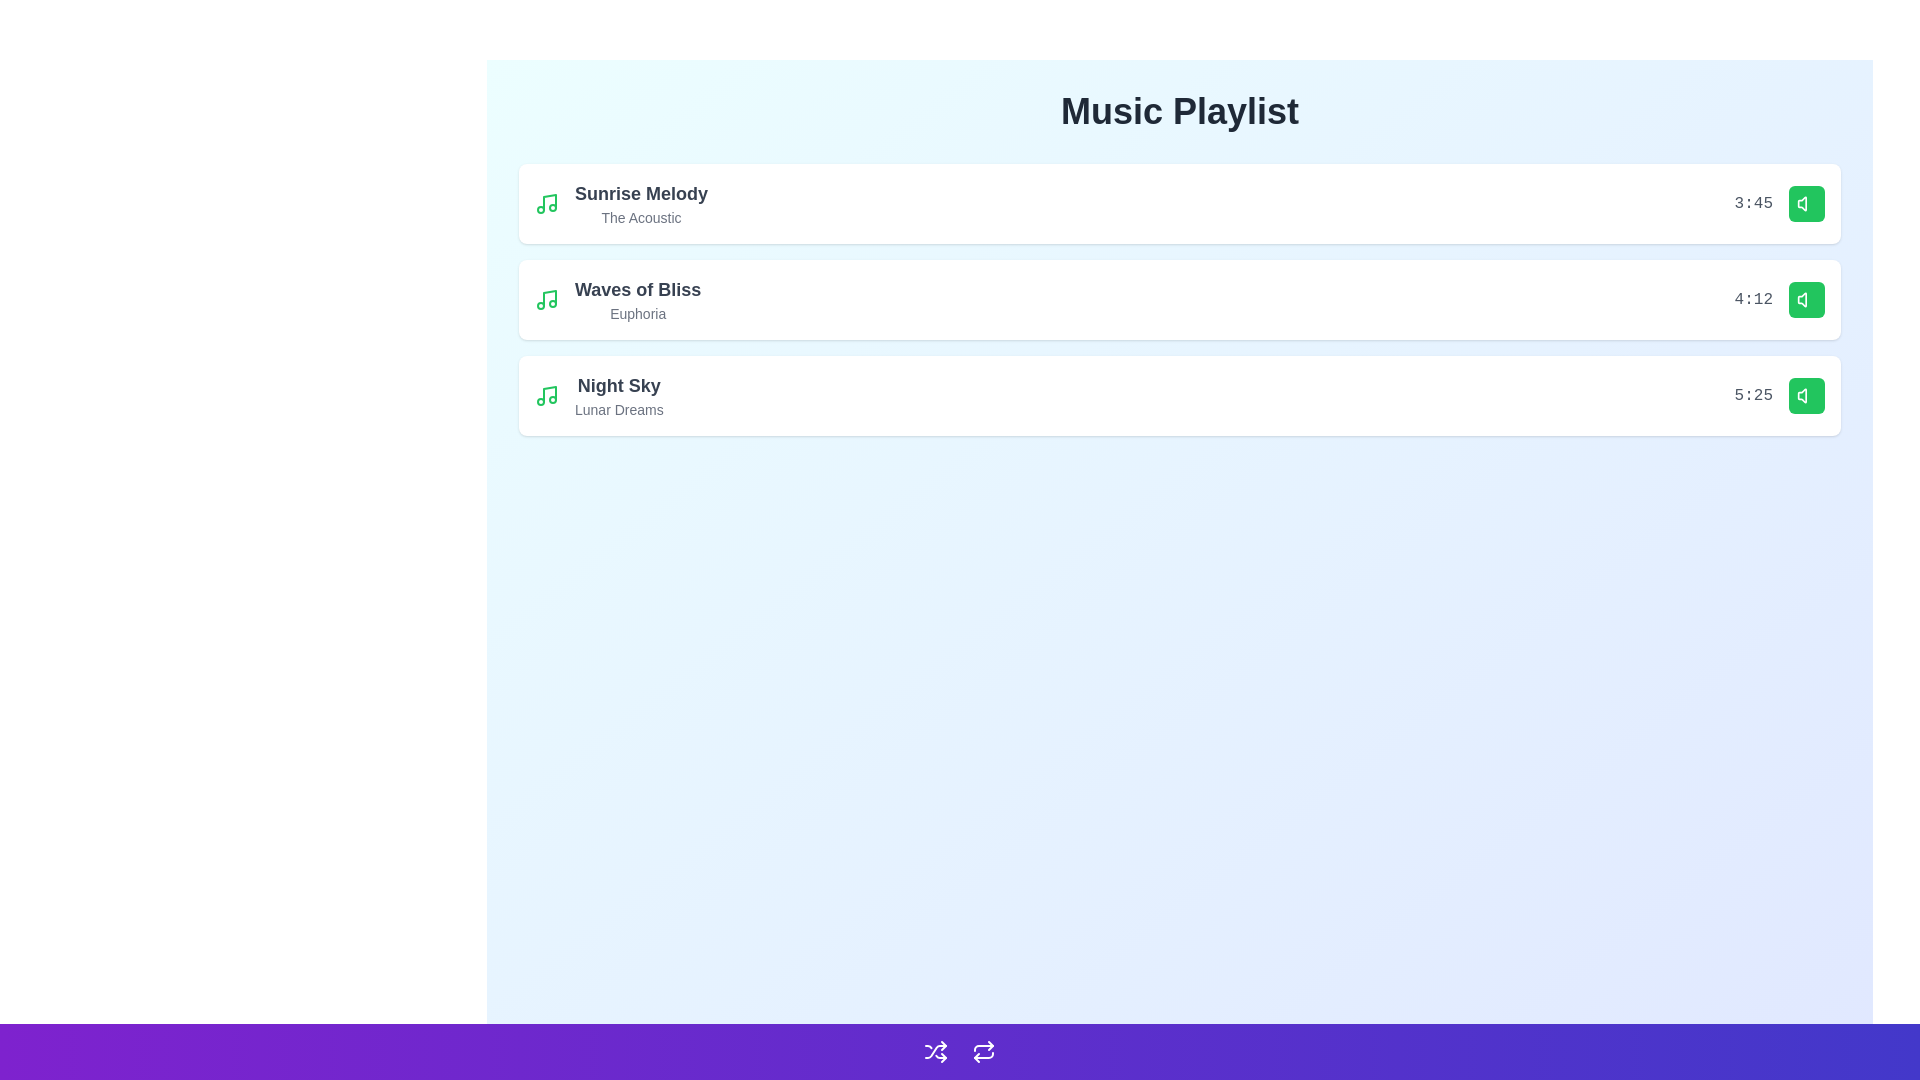 This screenshot has height=1080, width=1920. Describe the element at coordinates (1180, 300) in the screenshot. I see `the second entry in the music playlist, which represents a music track with details like name, artist, and duration, for interaction feedback` at that location.